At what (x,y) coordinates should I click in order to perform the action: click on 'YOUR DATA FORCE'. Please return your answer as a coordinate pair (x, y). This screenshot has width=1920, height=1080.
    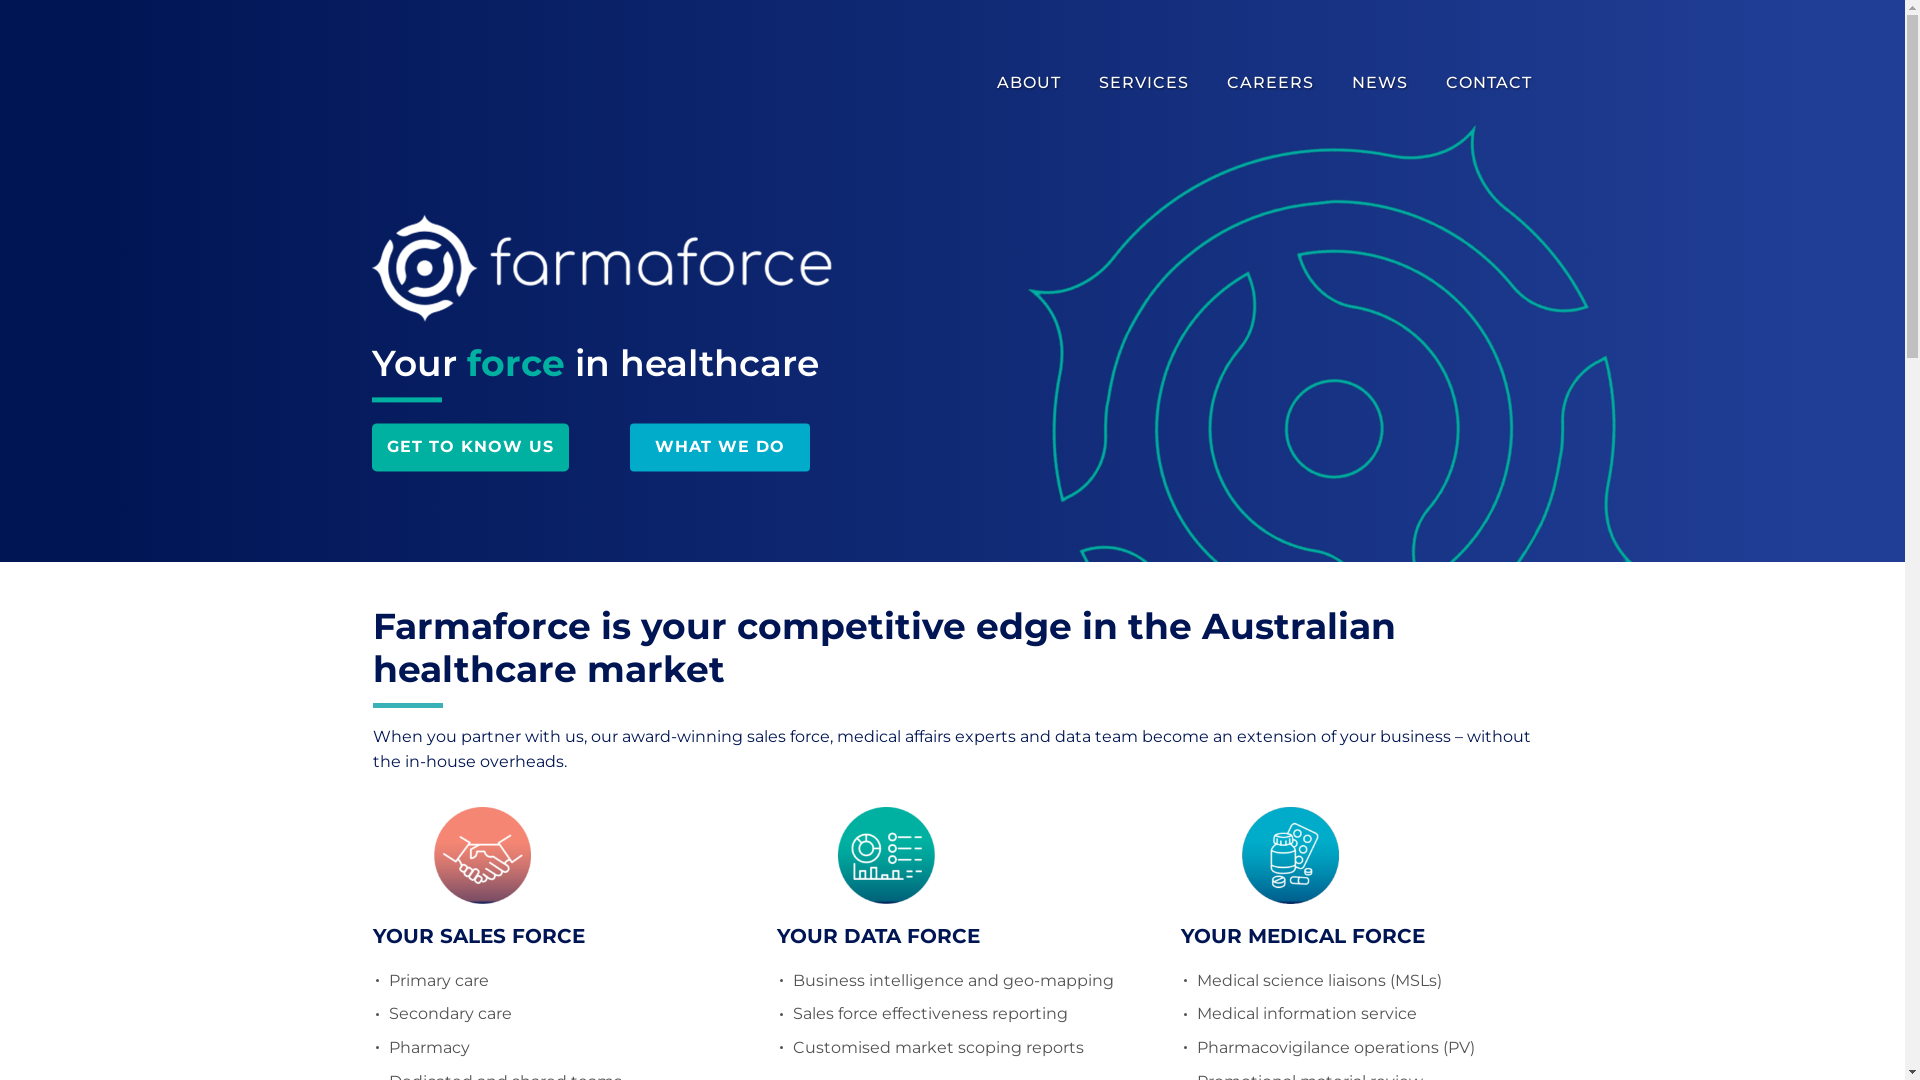
    Looking at the image, I should click on (877, 936).